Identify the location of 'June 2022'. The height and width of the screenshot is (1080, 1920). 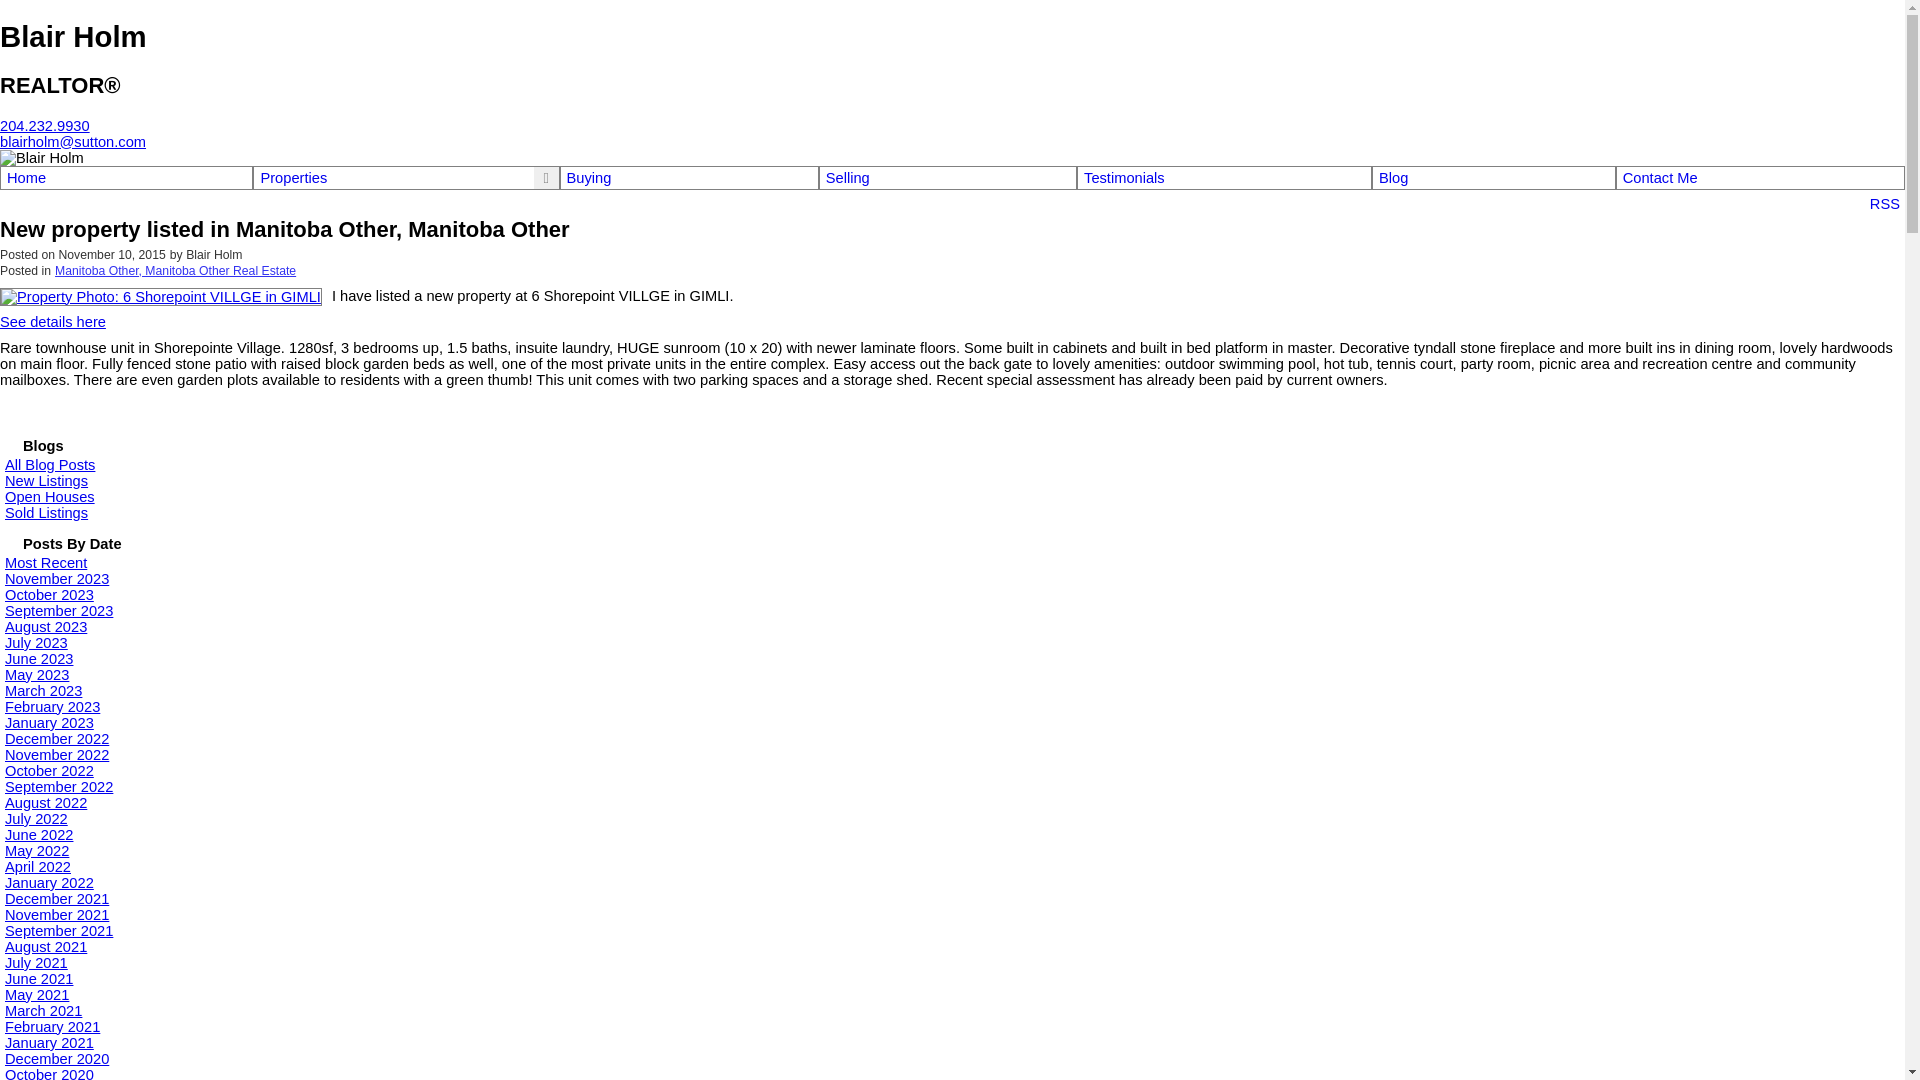
(38, 834).